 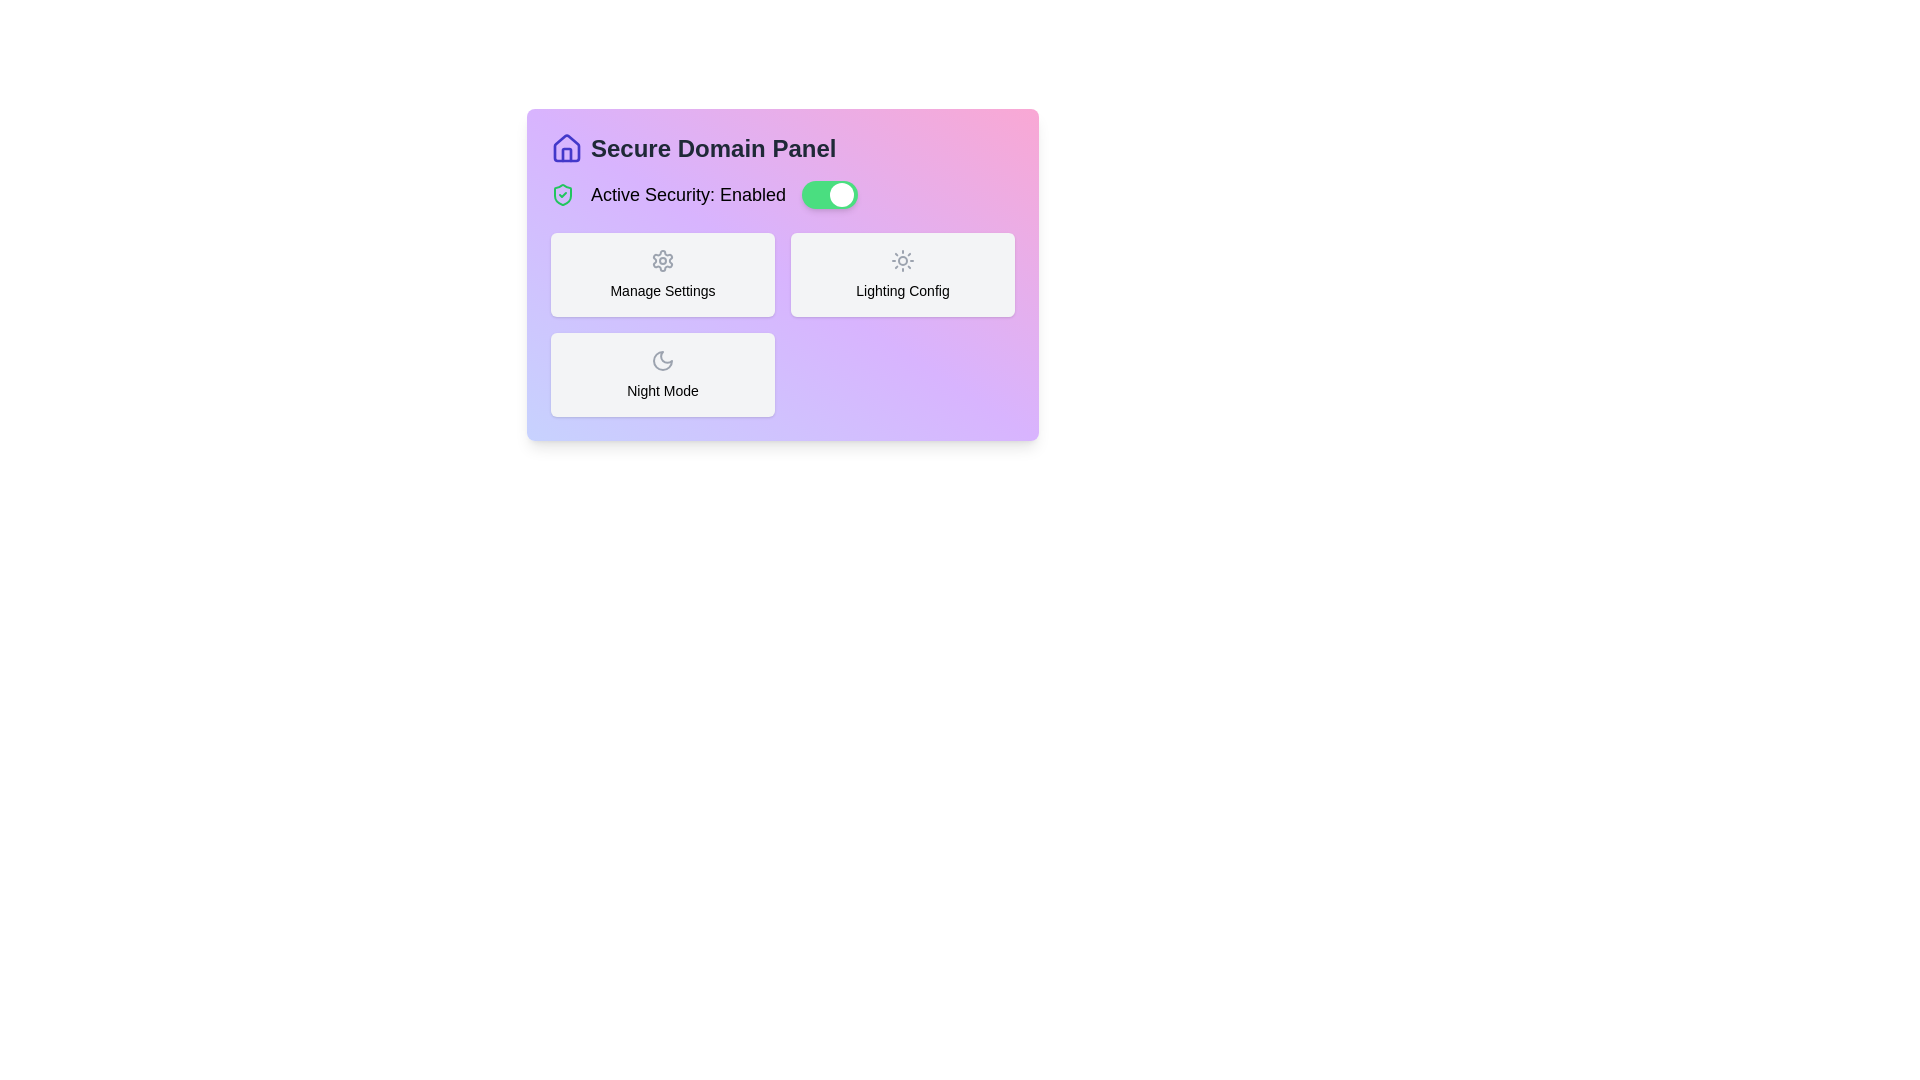 I want to click on the crescent moon icon which represents the 'Night Mode' functionality located in the bottom-left quadrant of the primary control panel interface, so click(x=662, y=361).